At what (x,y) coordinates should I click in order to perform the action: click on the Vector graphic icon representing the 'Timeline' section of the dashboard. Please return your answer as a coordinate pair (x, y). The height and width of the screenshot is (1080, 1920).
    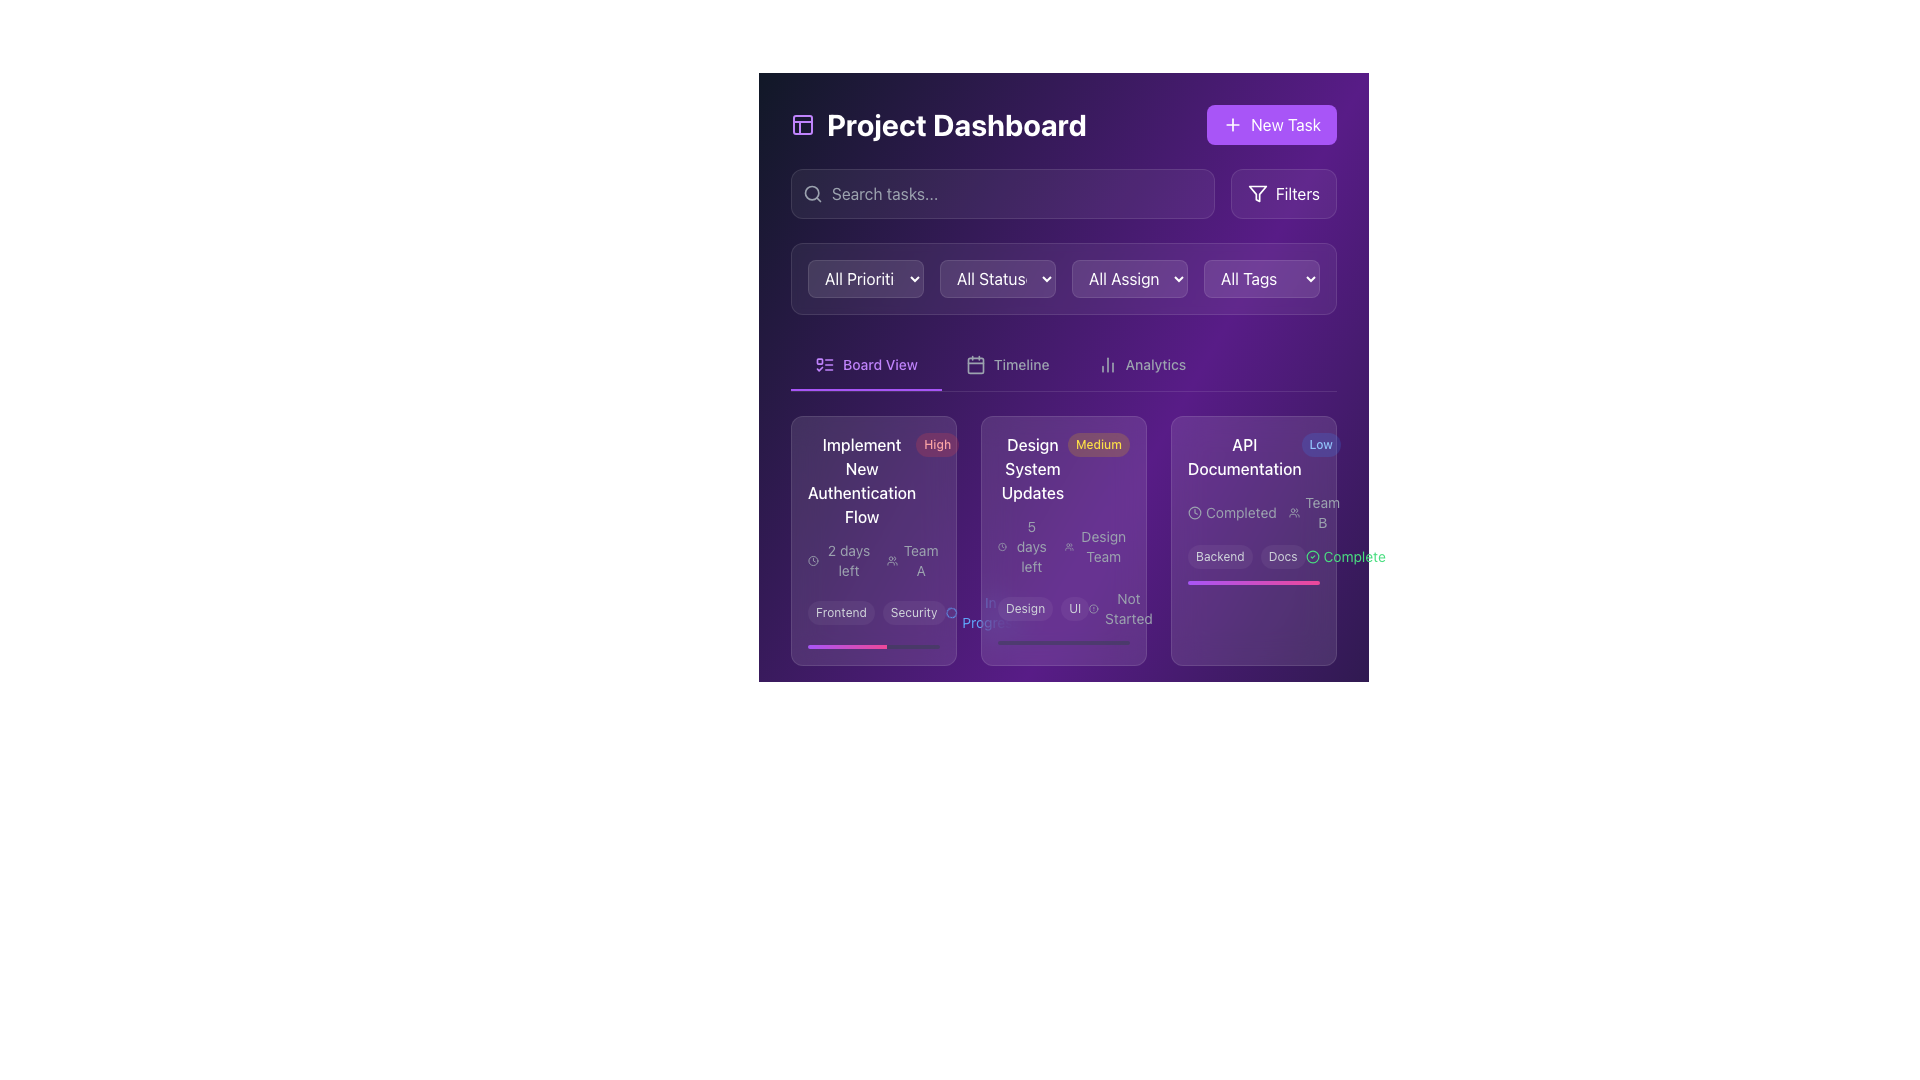
    Looking at the image, I should click on (975, 365).